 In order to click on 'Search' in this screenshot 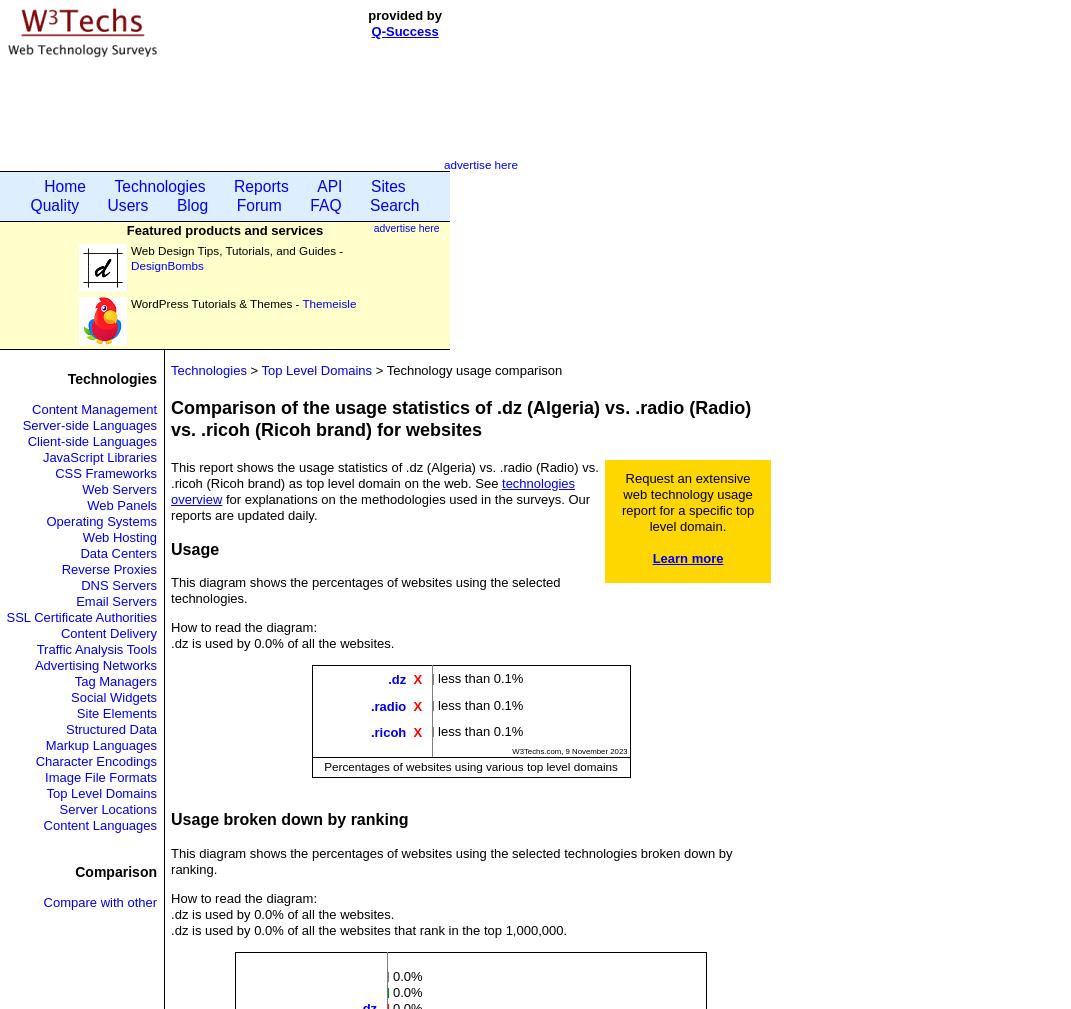, I will do `click(394, 204)`.